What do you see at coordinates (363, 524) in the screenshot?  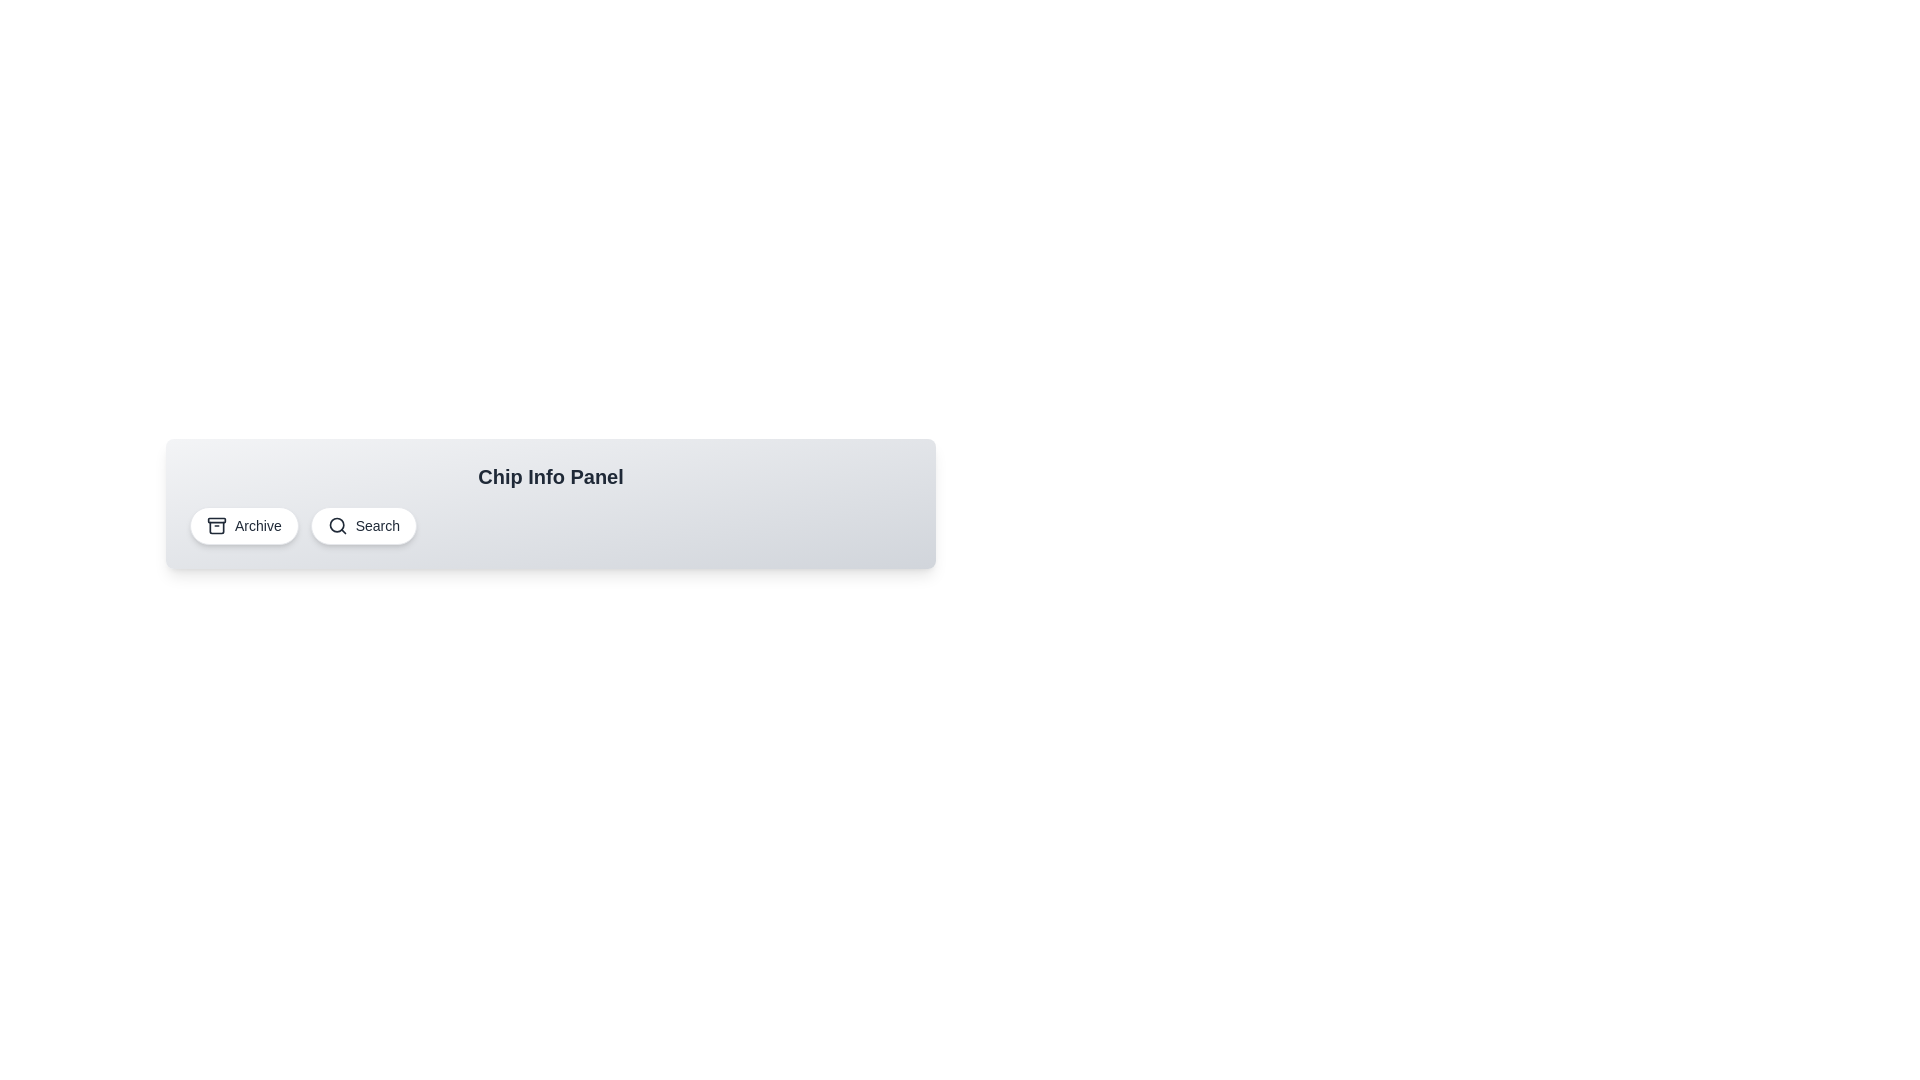 I see `the chip labeled Search to display its information` at bounding box center [363, 524].